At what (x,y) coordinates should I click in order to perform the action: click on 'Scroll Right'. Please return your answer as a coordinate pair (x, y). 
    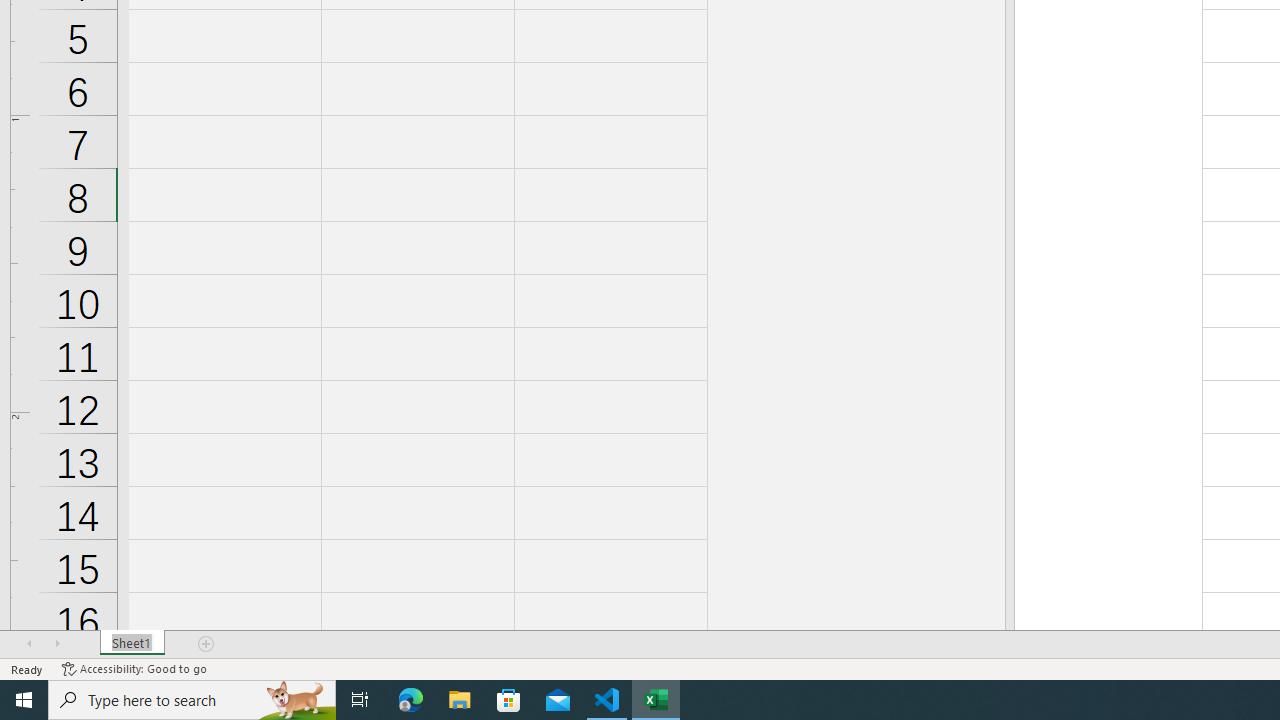
    Looking at the image, I should click on (57, 644).